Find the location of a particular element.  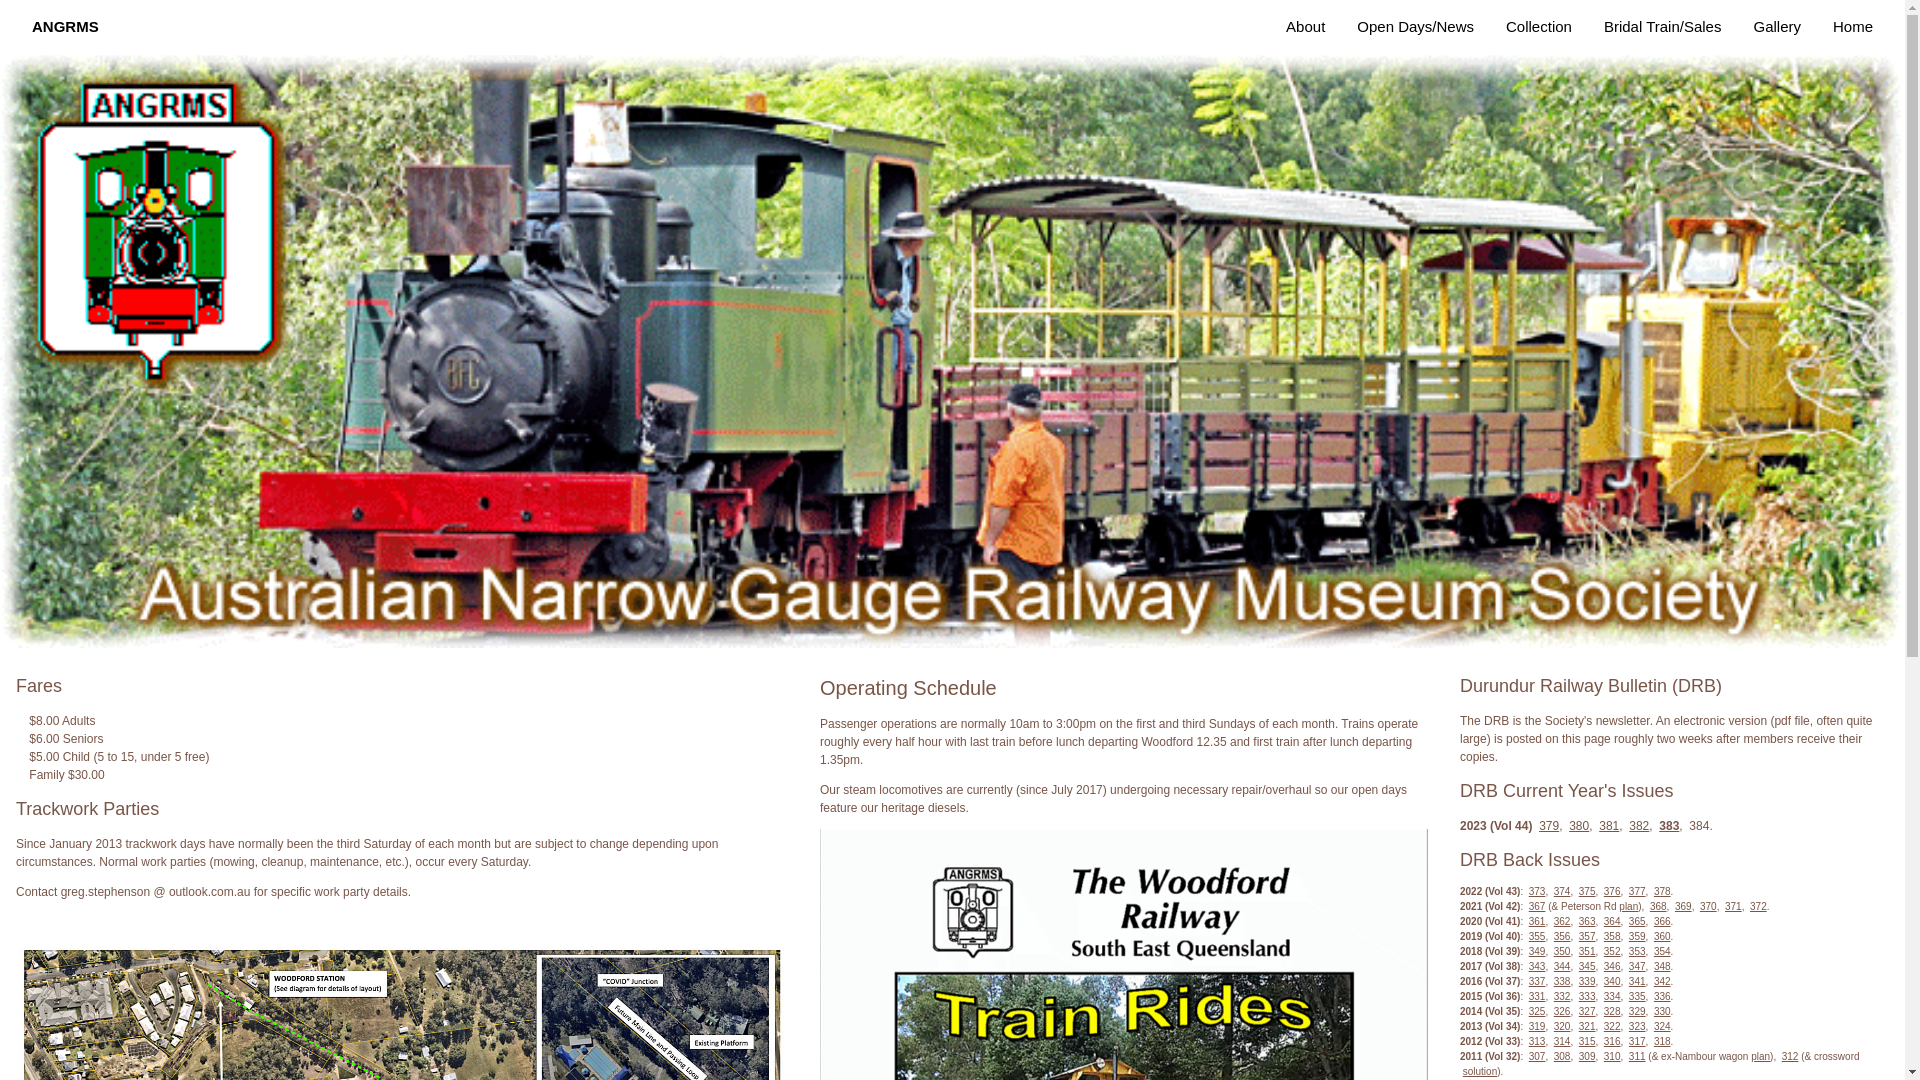

'376' is located at coordinates (1612, 890).